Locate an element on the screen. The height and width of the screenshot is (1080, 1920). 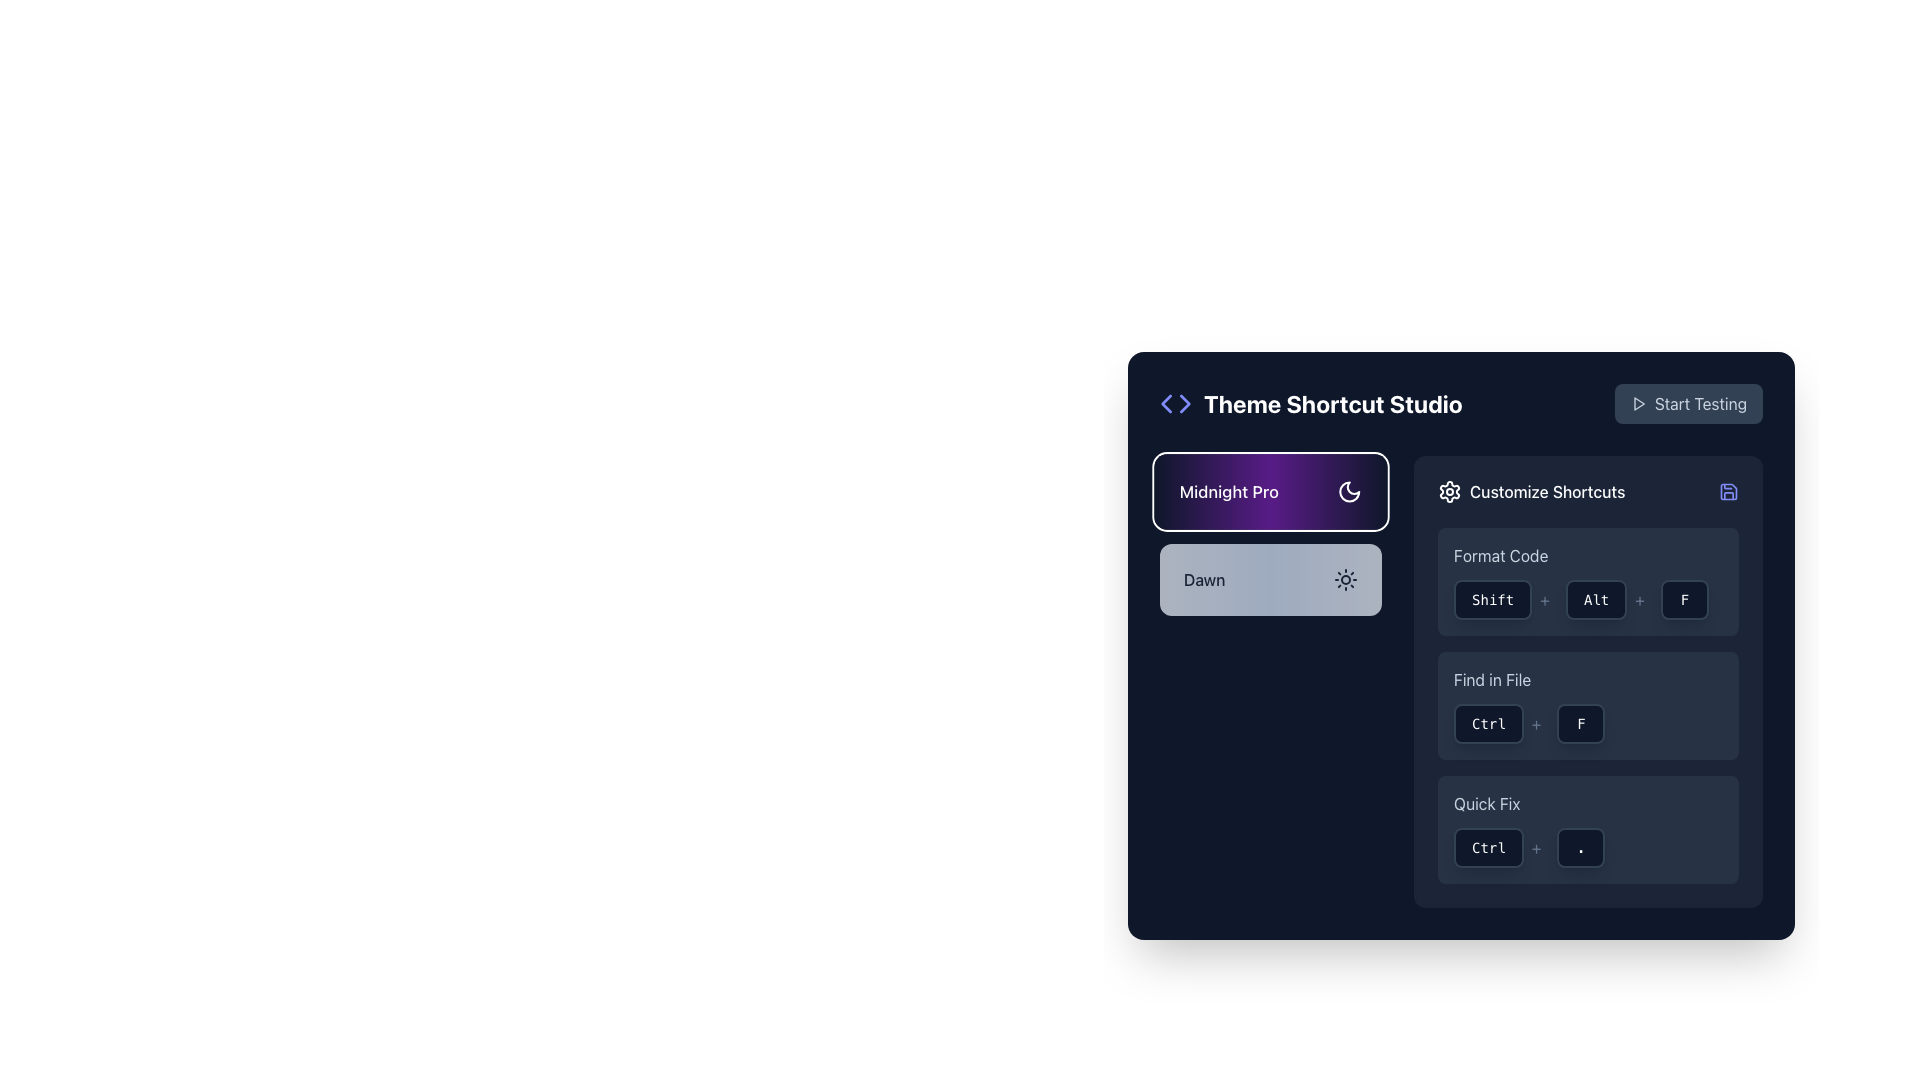
the Text Label that describes the 'Quick Fix' action in the 'Customize Shortcuts' panel, positioned above the visual representation of the keyboard shortcut 'Ctrl + .' is located at coordinates (1487, 802).